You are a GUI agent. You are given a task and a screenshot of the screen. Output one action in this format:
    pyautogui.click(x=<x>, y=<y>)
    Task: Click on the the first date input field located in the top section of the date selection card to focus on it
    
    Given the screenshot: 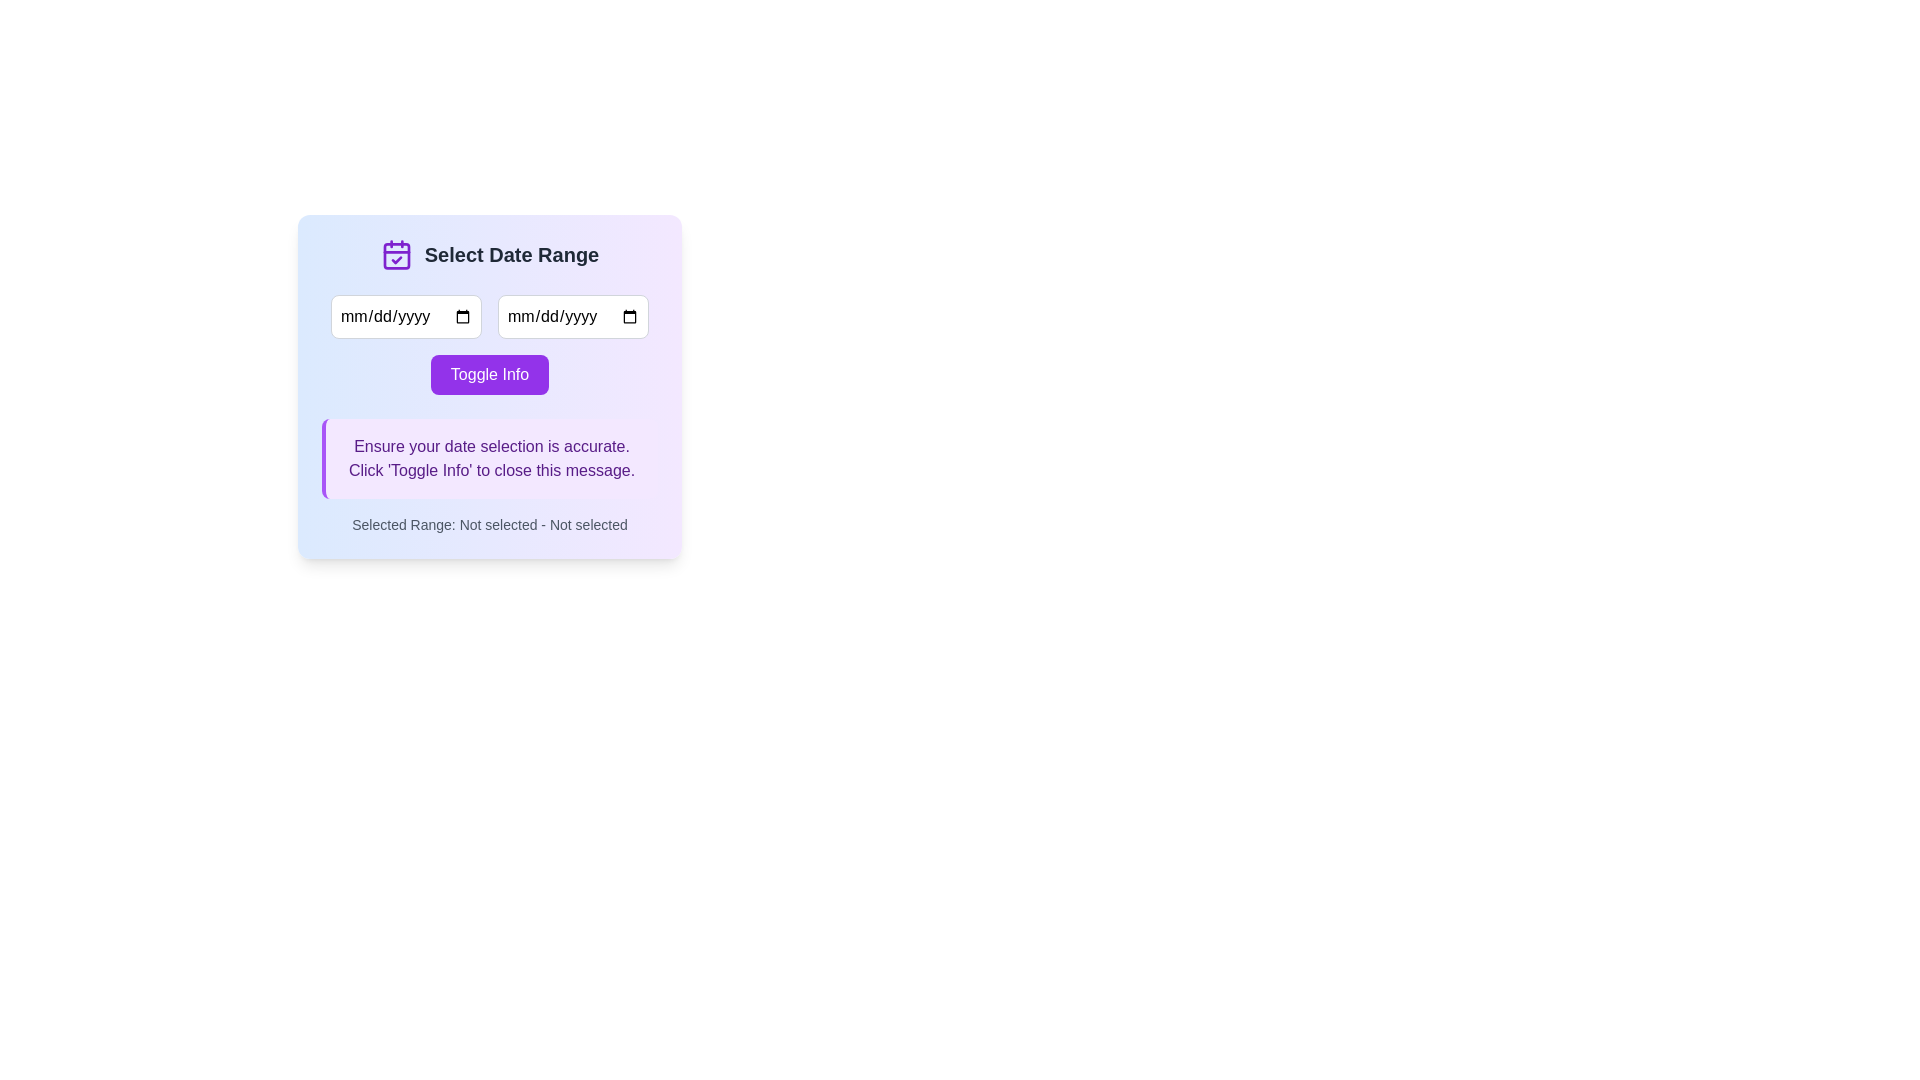 What is the action you would take?
    pyautogui.click(x=405, y=315)
    